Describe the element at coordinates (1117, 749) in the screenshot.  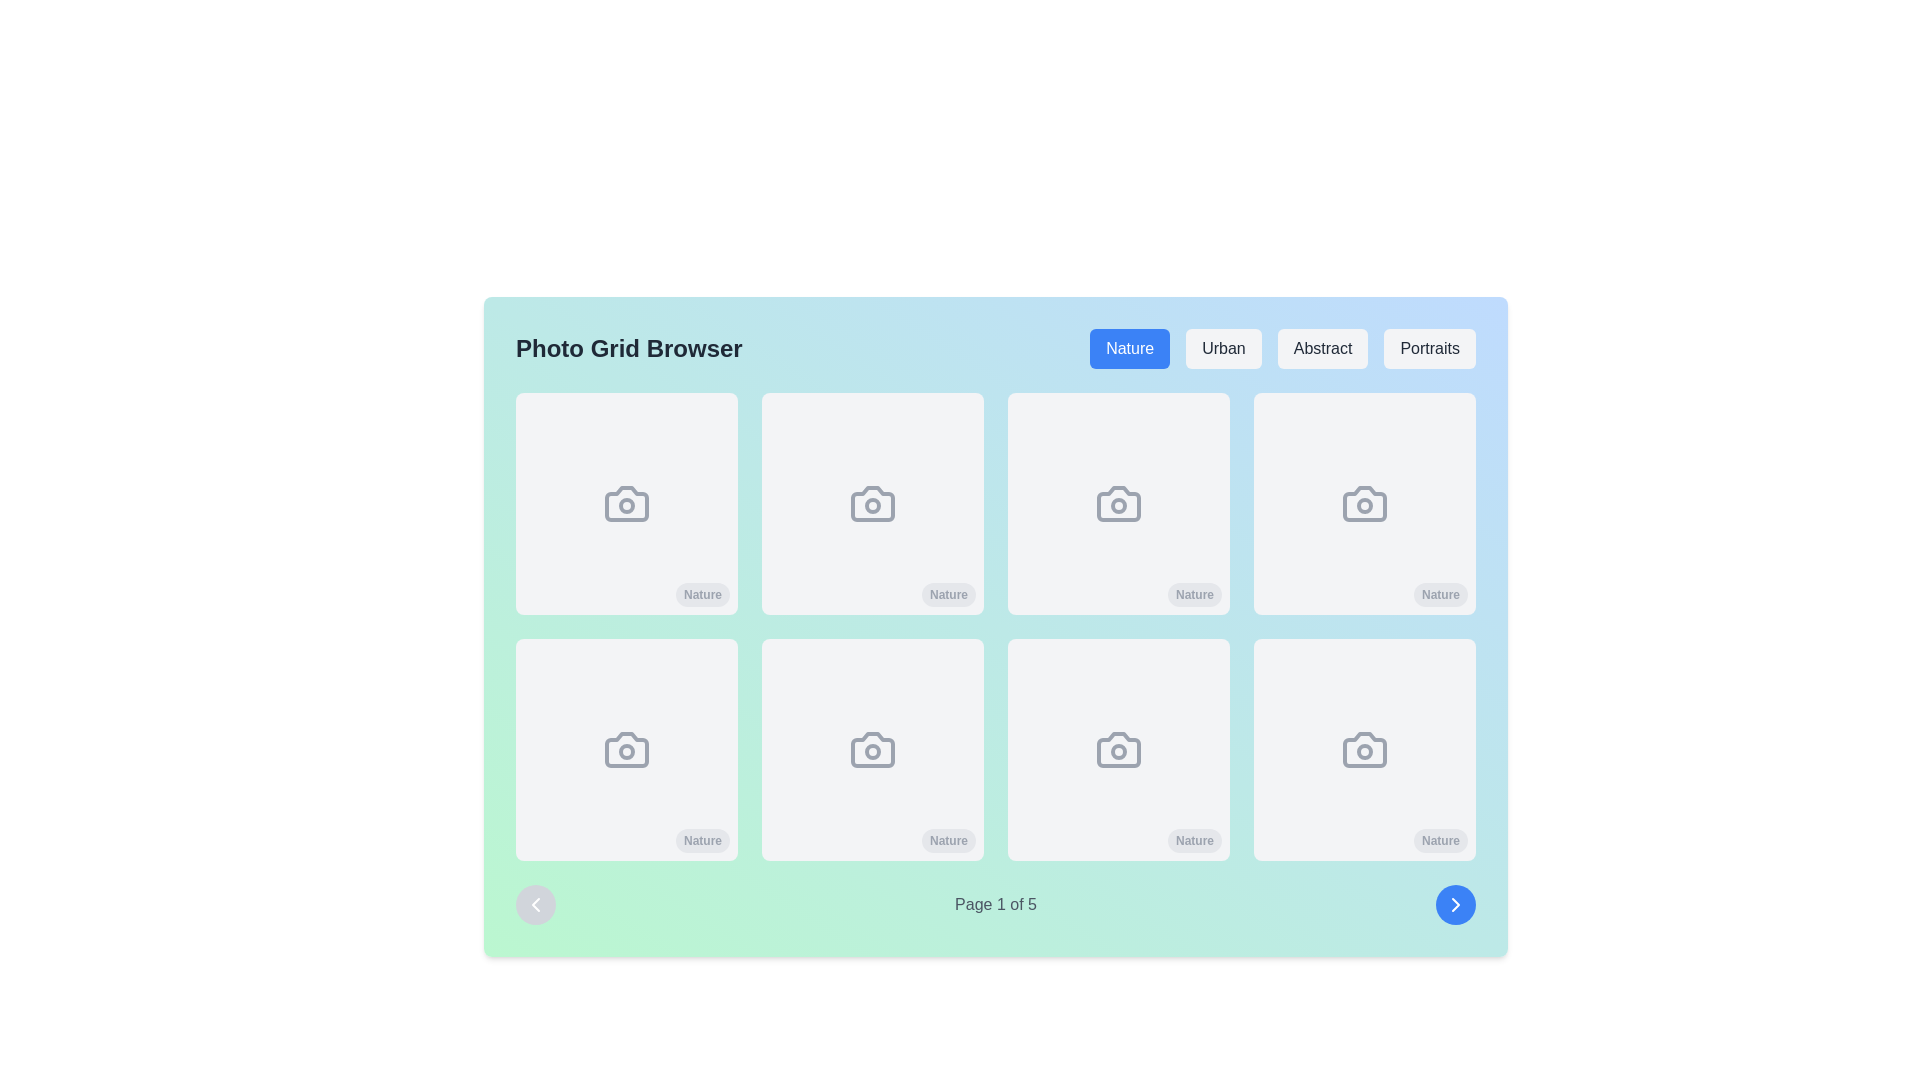
I see `the static display box related to 'Nature' located in the fourth column and second row of the grid layout` at that location.